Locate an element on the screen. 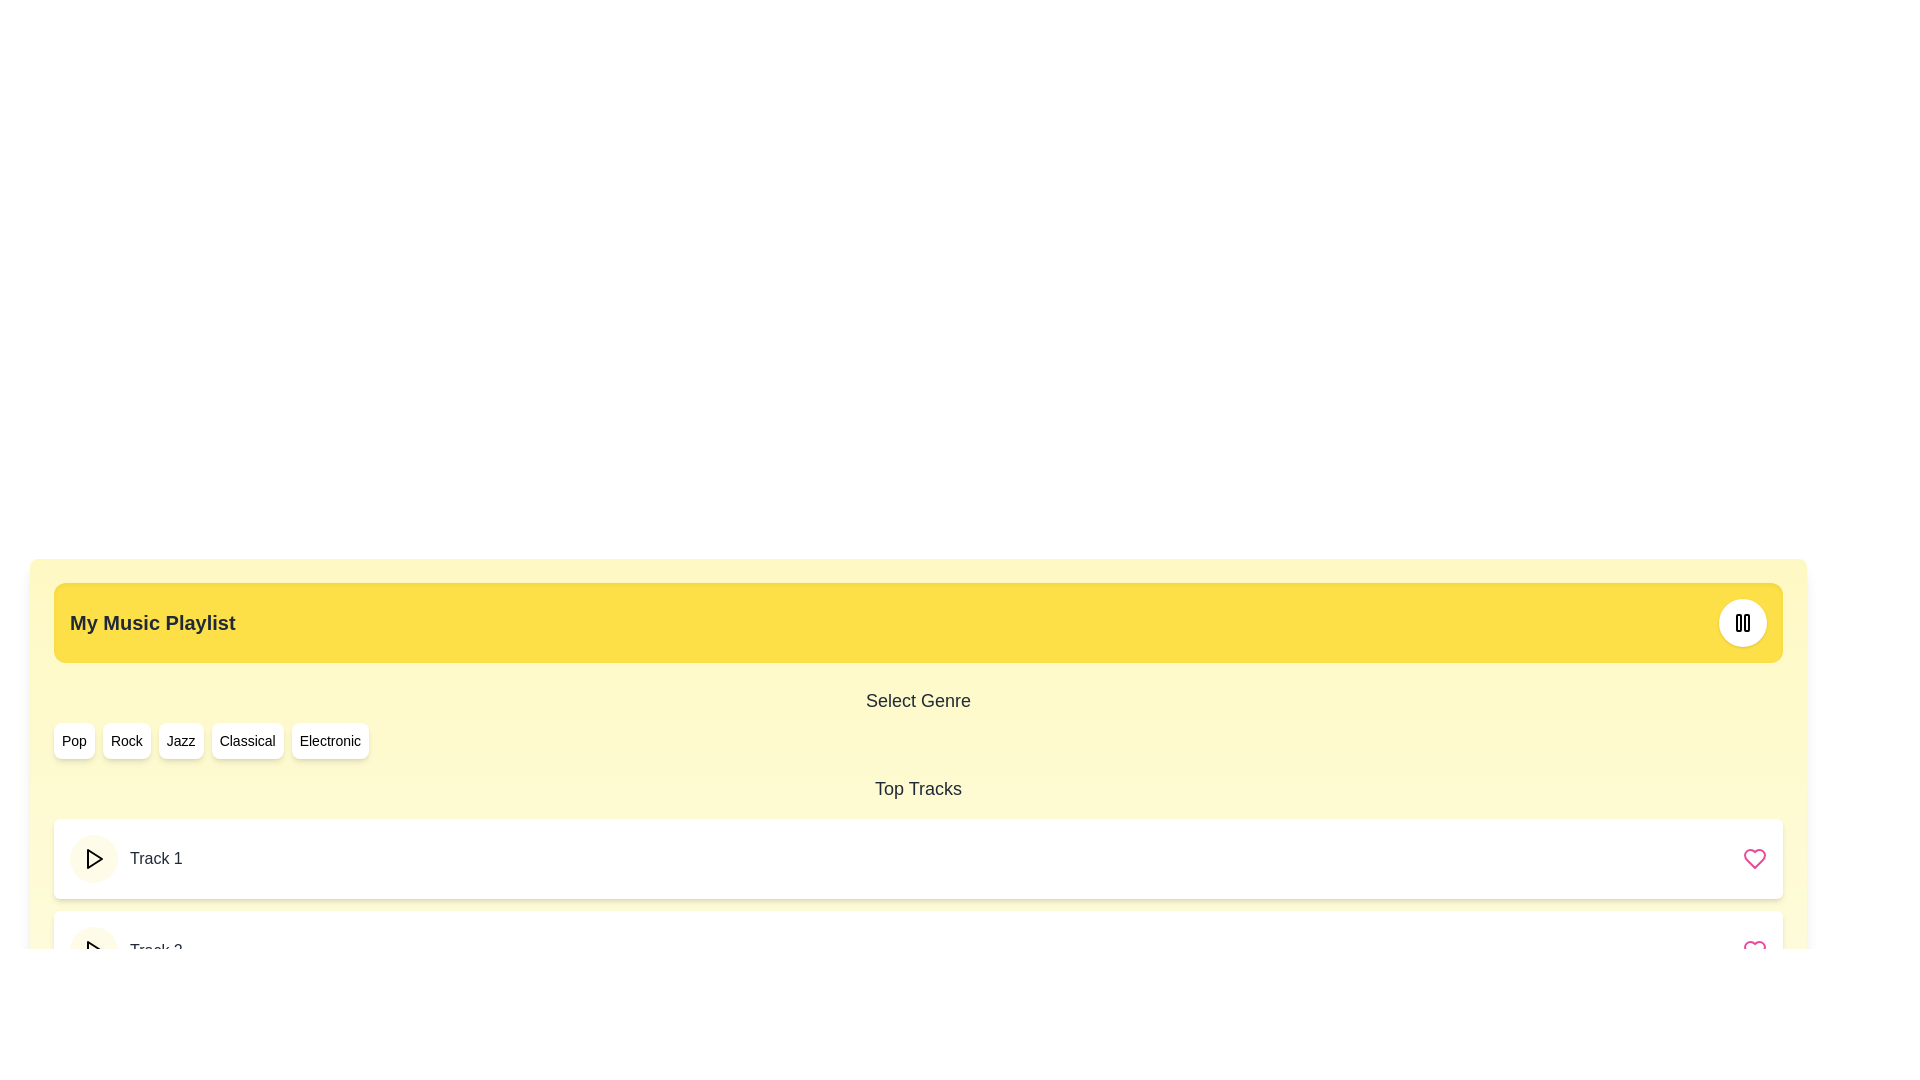  the 'Rock' genre button, which is a rectangular button with a white background and rounded corners, featuring centered text in black sans-serif font is located at coordinates (125, 740).